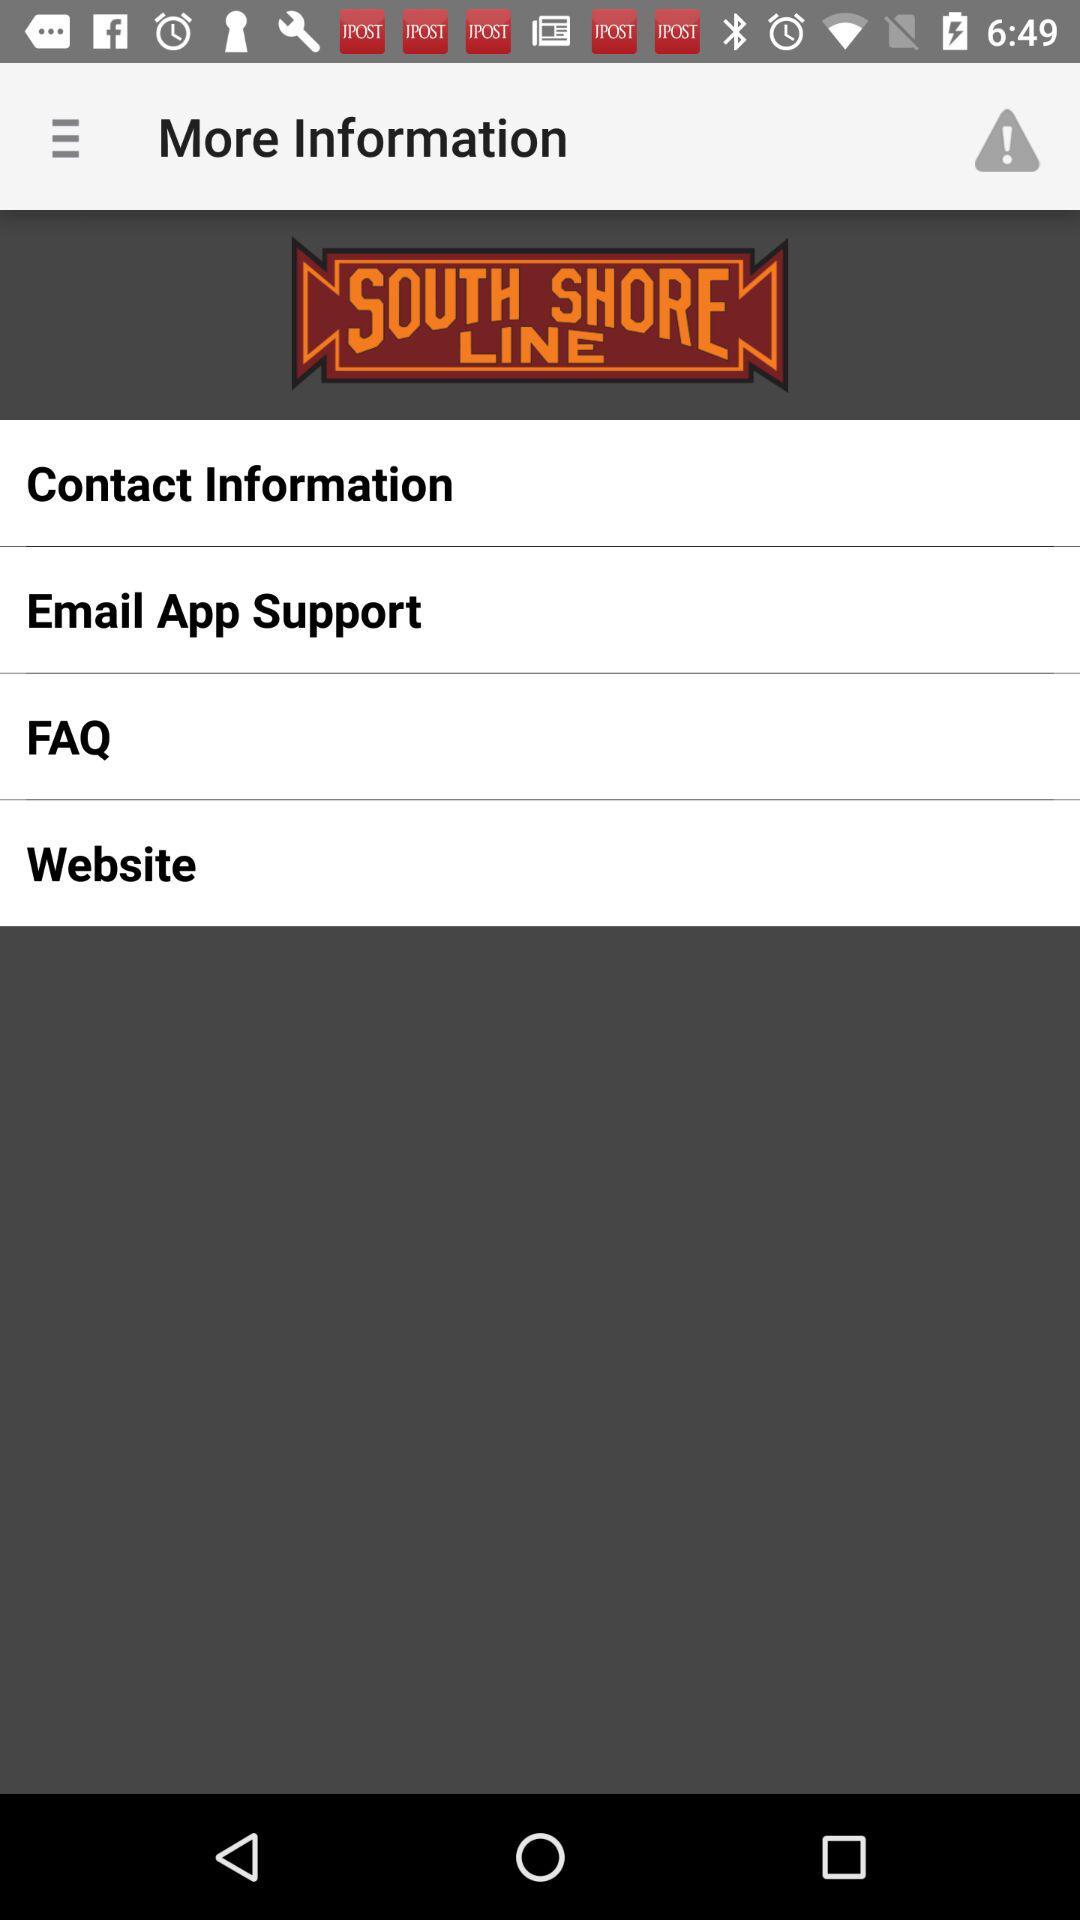 This screenshot has width=1080, height=1920. What do you see at coordinates (507, 863) in the screenshot?
I see `website item` at bounding box center [507, 863].